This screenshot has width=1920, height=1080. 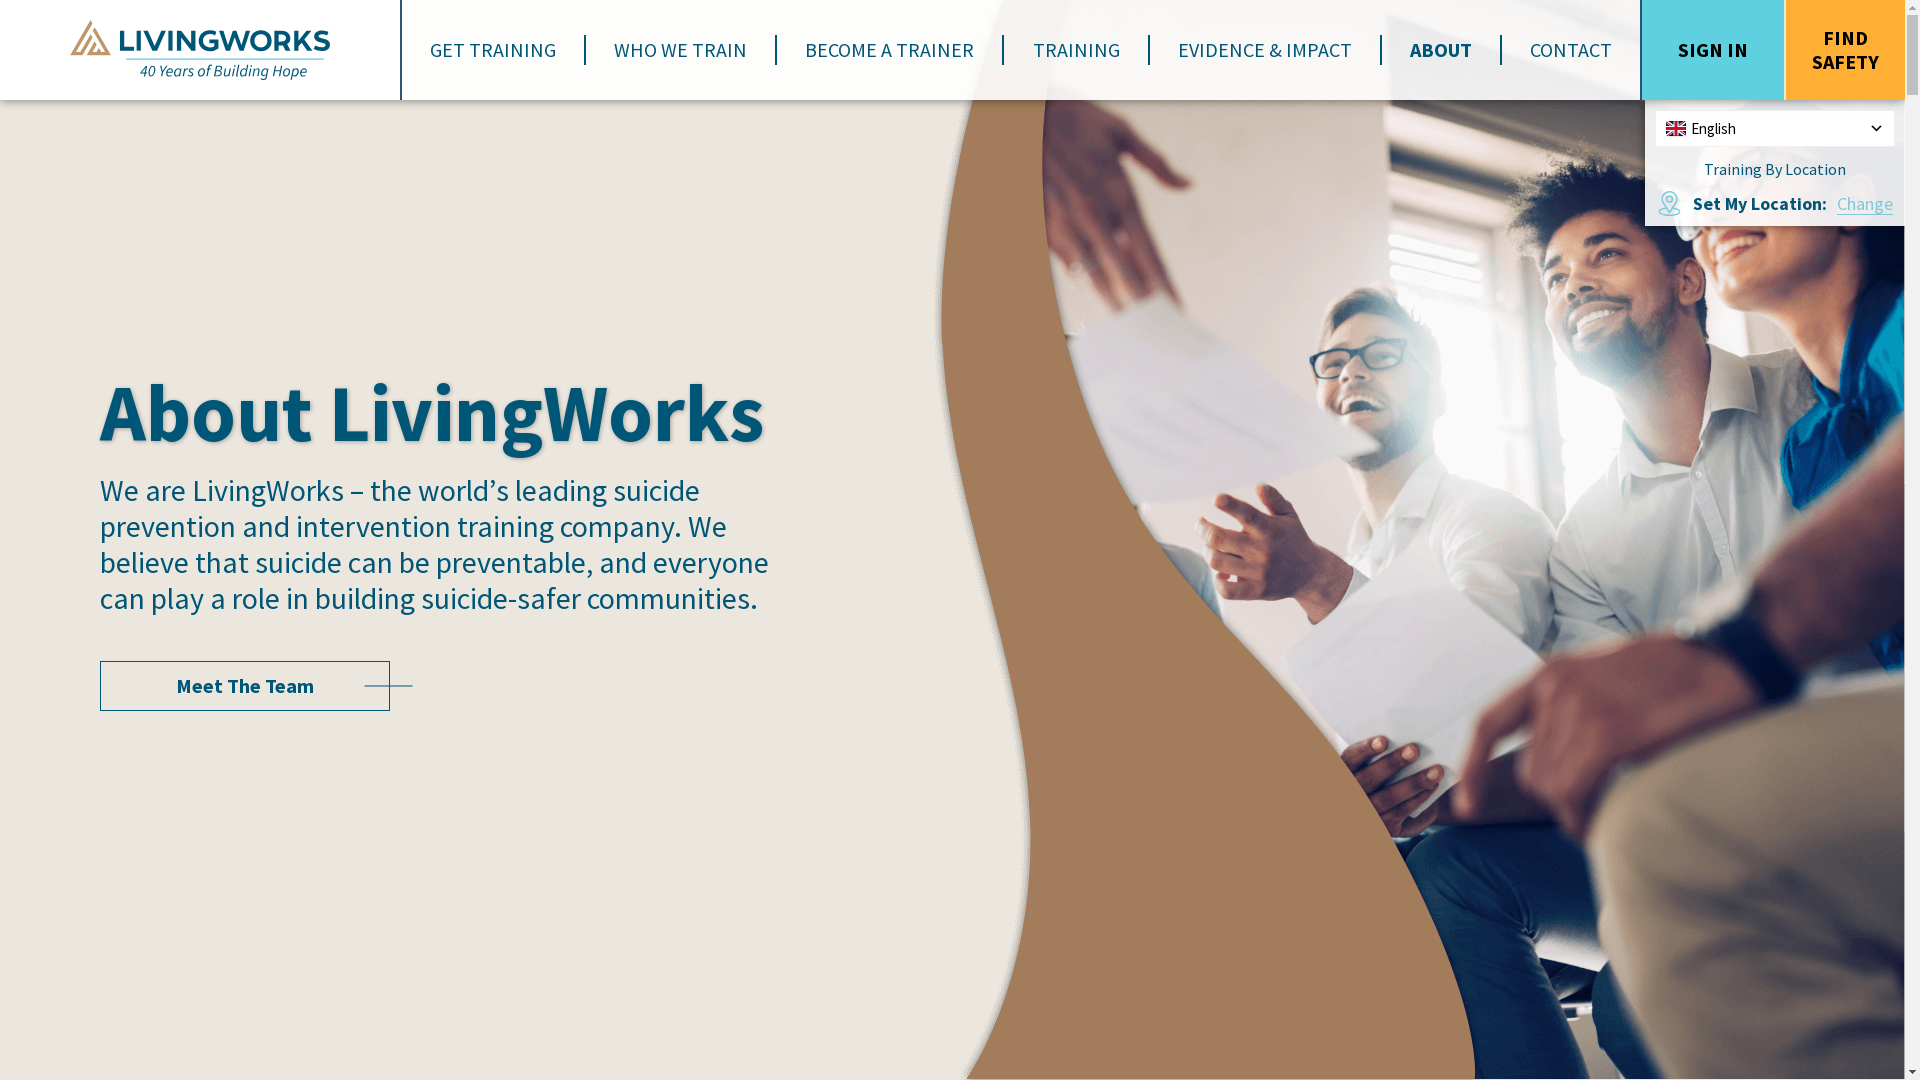 I want to click on 'EVIDENCE & IMPACT', so click(x=1264, y=49).